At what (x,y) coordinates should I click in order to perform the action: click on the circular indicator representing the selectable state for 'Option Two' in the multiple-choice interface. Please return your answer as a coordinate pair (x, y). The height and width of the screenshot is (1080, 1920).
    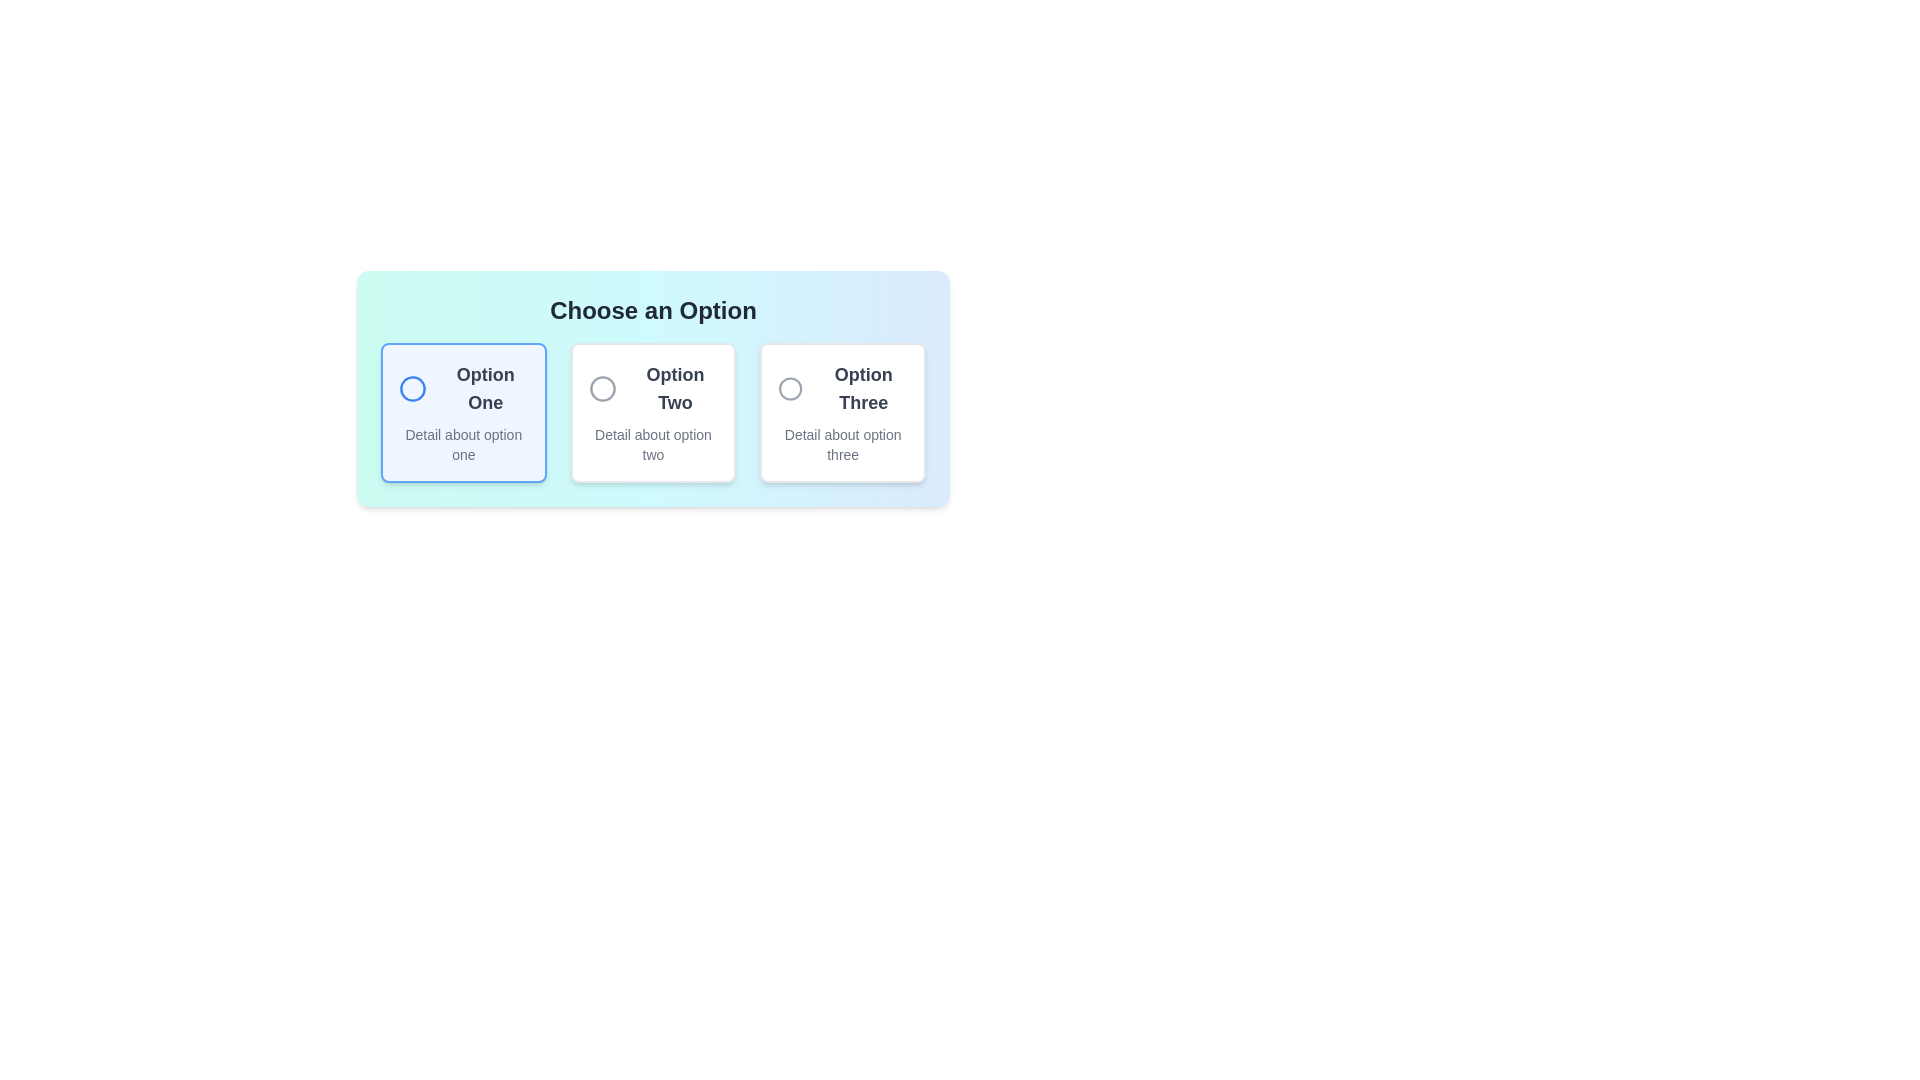
    Looking at the image, I should click on (601, 389).